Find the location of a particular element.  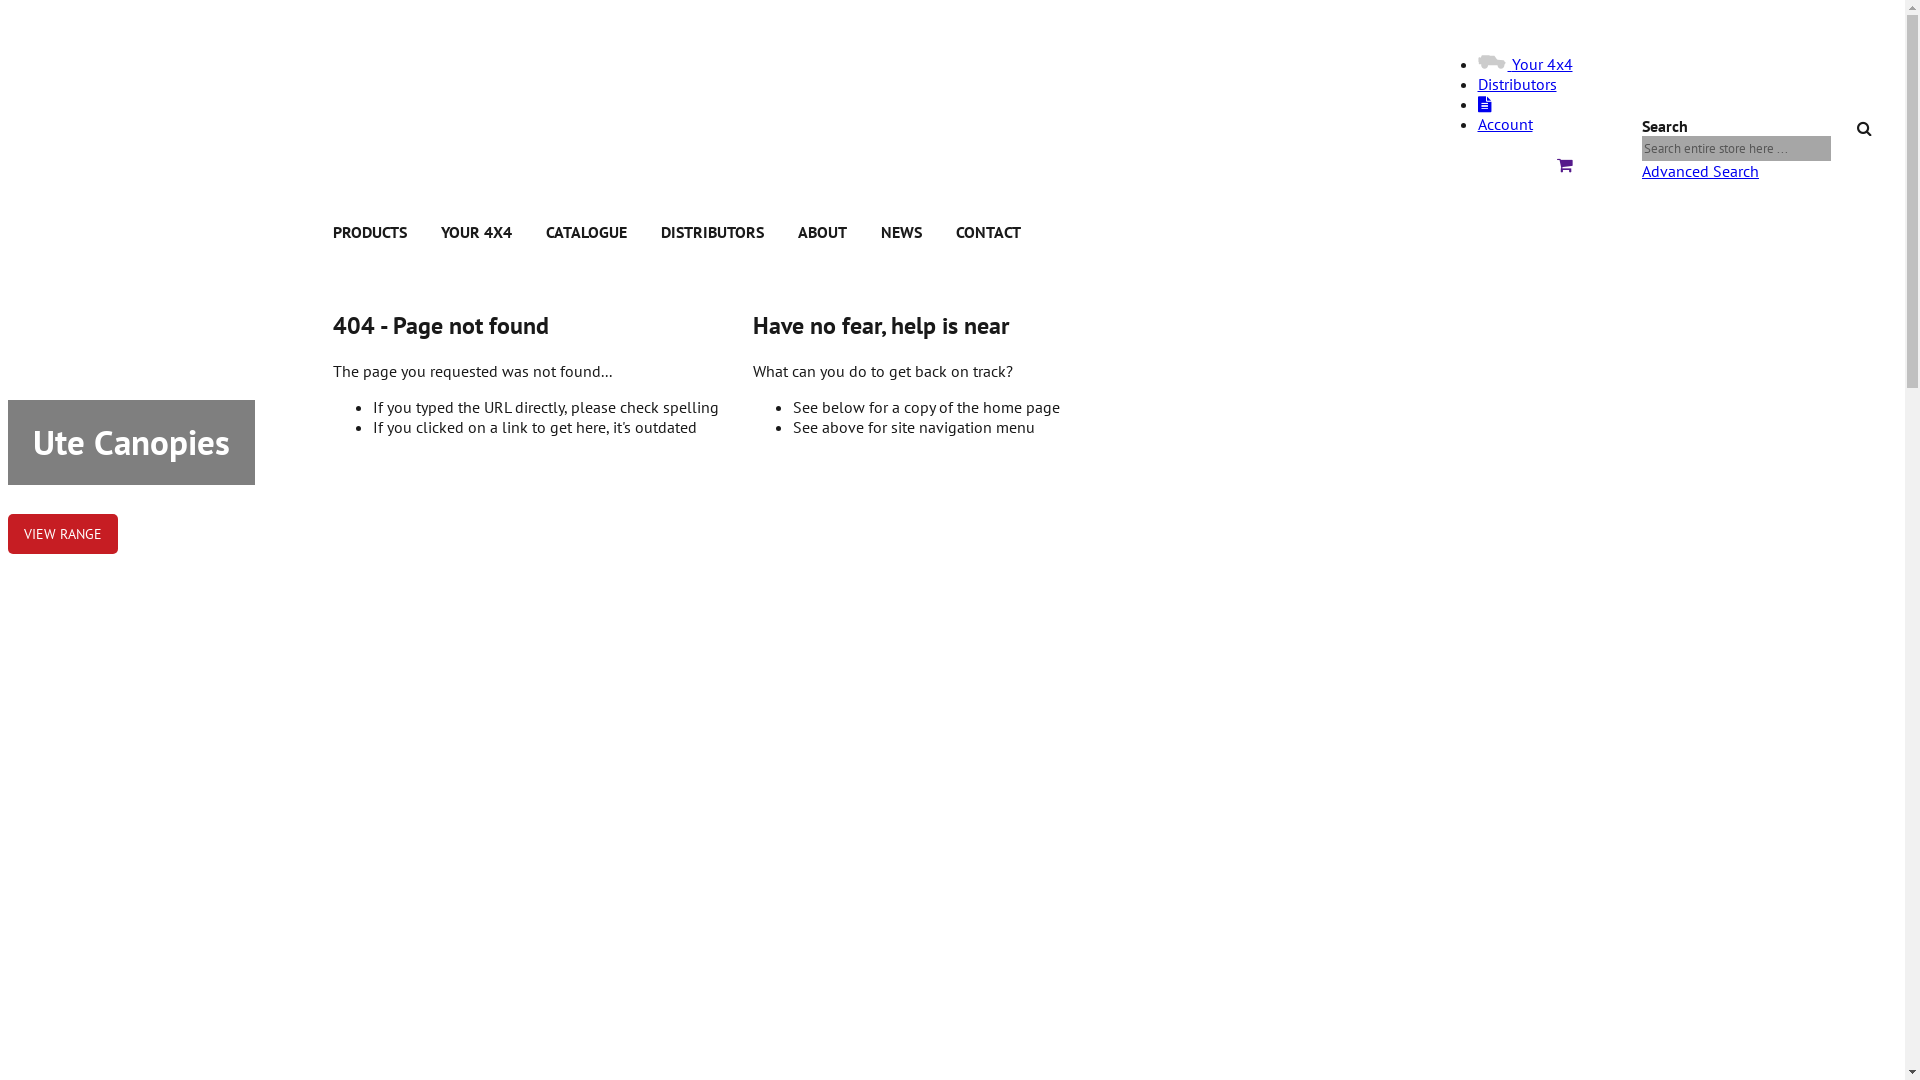

'Distributors' is located at coordinates (1517, 83).